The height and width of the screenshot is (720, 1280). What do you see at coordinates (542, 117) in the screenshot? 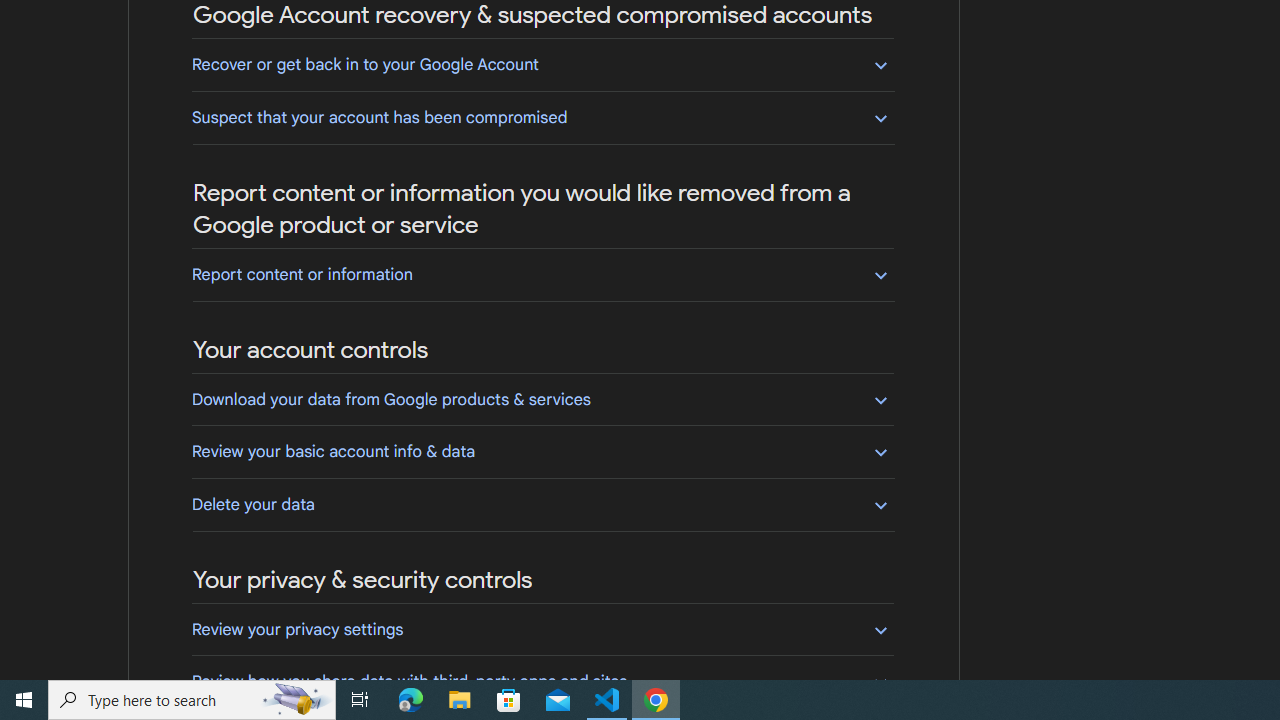
I see `'Suspect that your account has been compromised'` at bounding box center [542, 117].